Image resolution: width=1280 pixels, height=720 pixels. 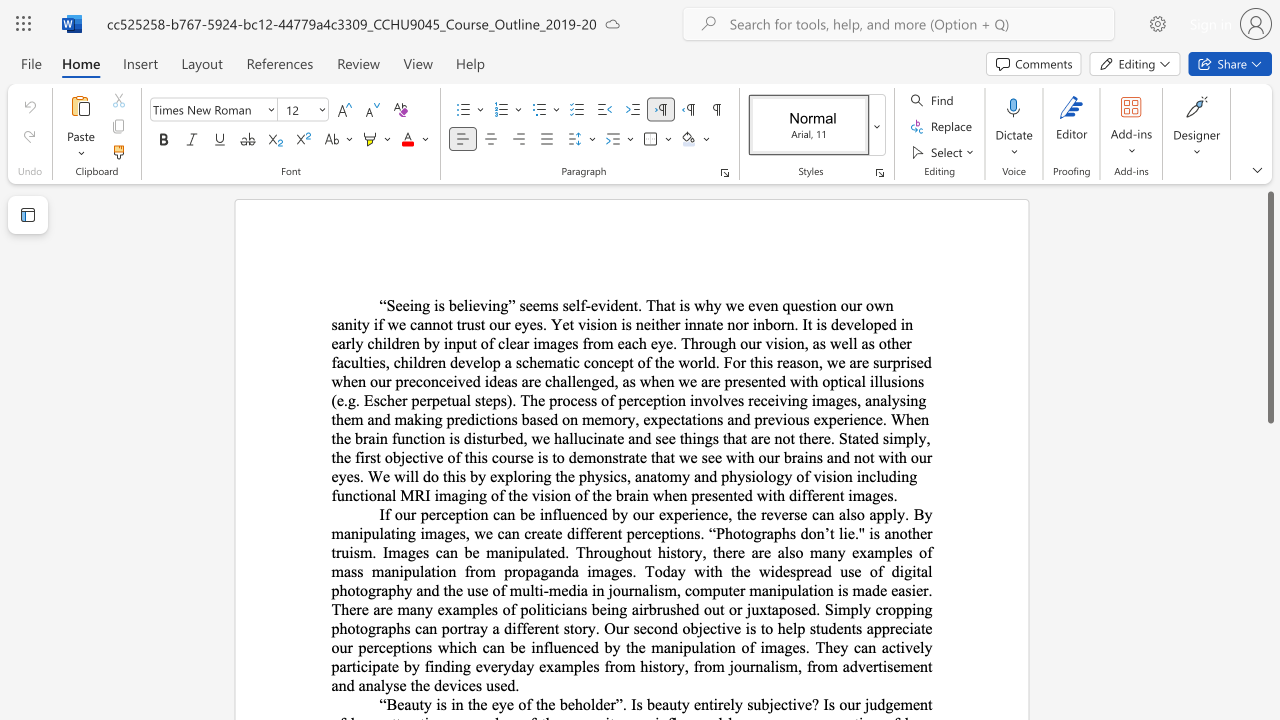 I want to click on the scrollbar and move down 380 pixels, so click(x=1269, y=307).